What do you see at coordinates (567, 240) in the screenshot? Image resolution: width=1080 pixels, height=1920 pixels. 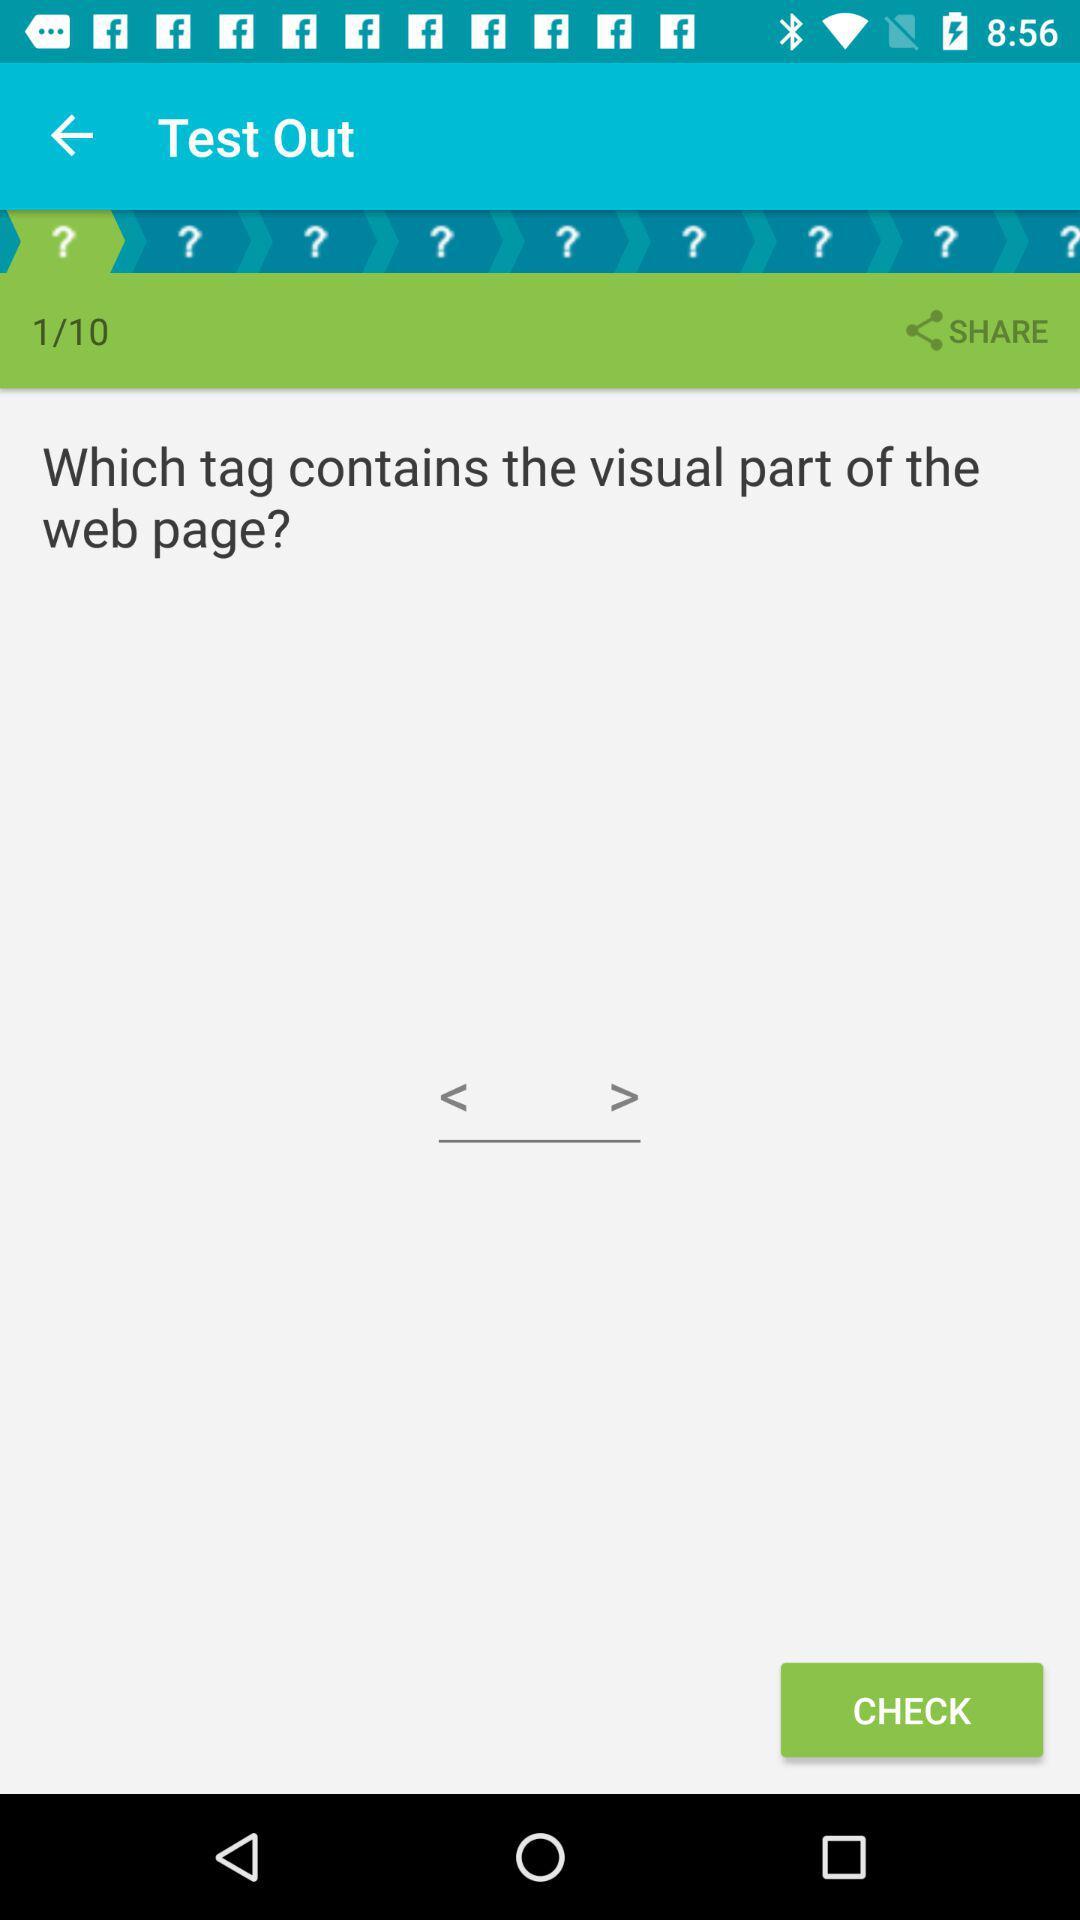 I see `question mark` at bounding box center [567, 240].